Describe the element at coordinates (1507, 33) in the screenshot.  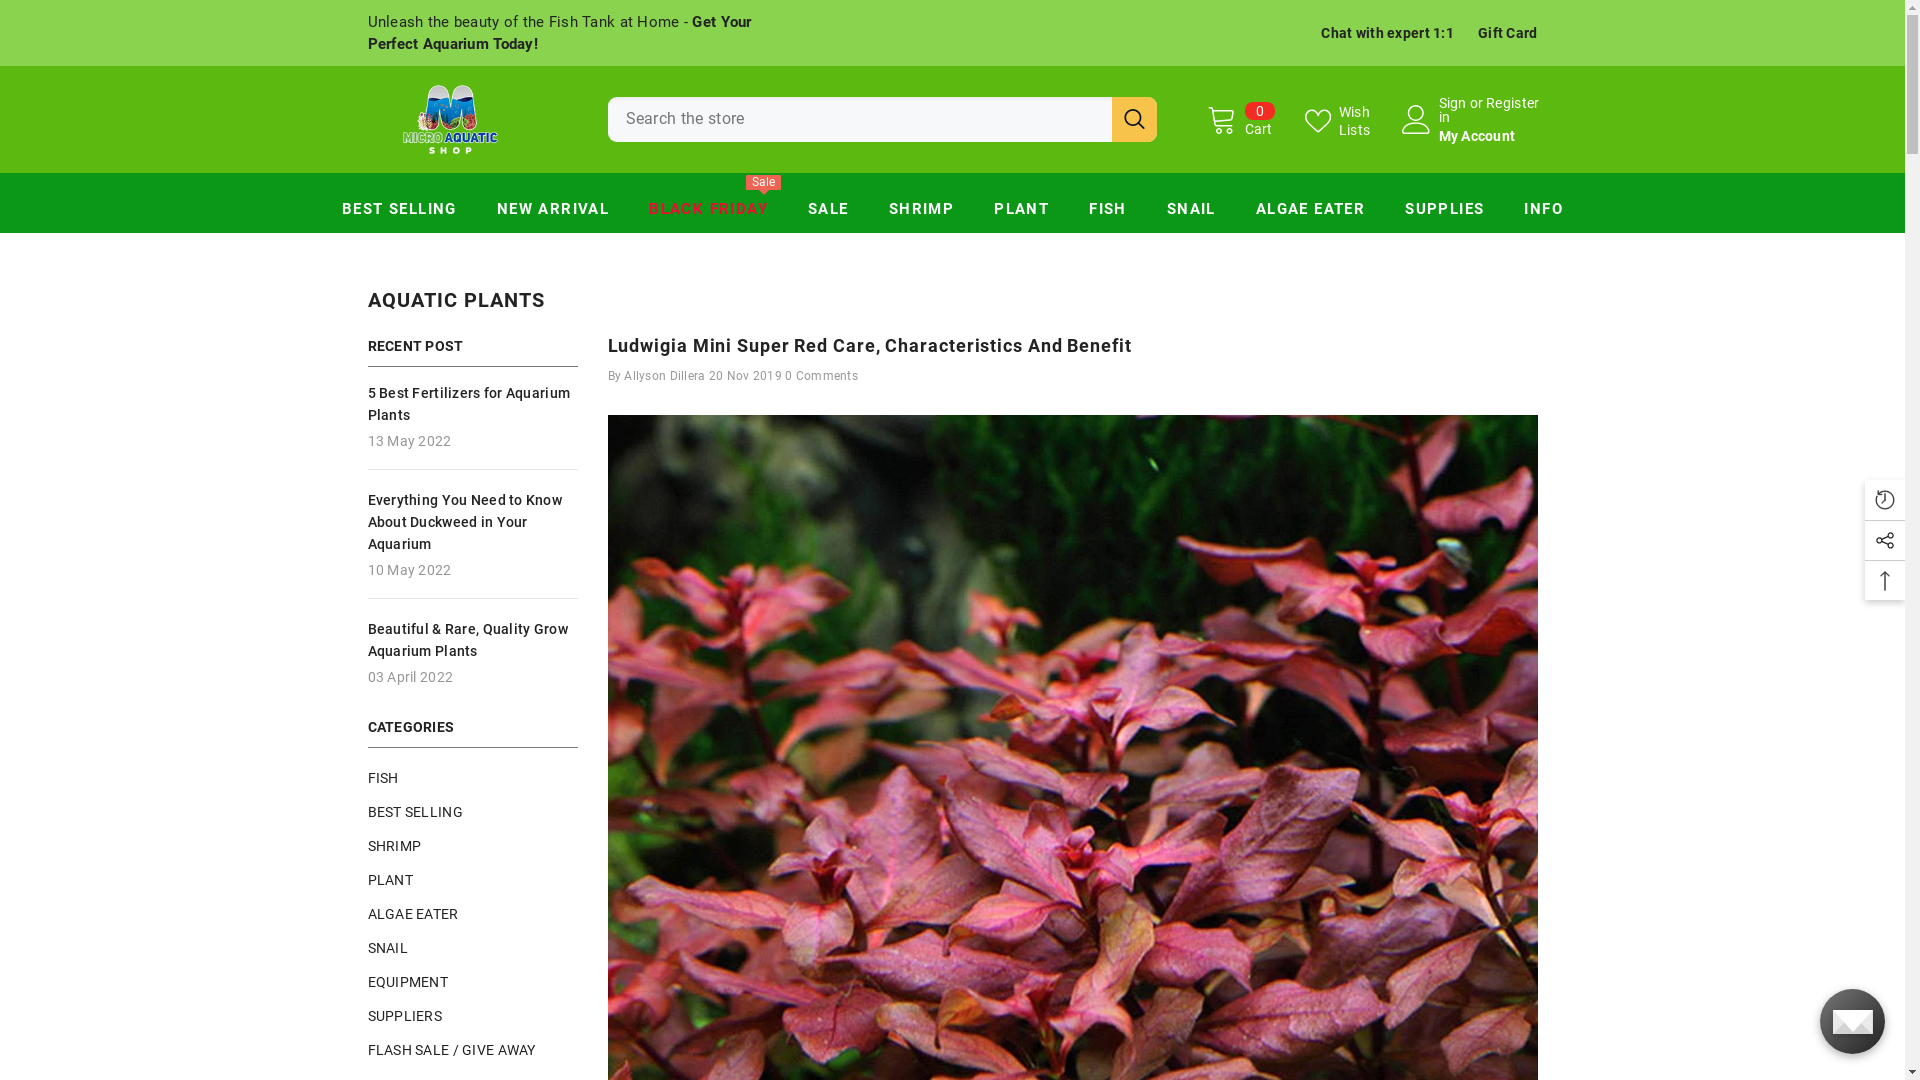
I see `'Gift Card'` at that location.